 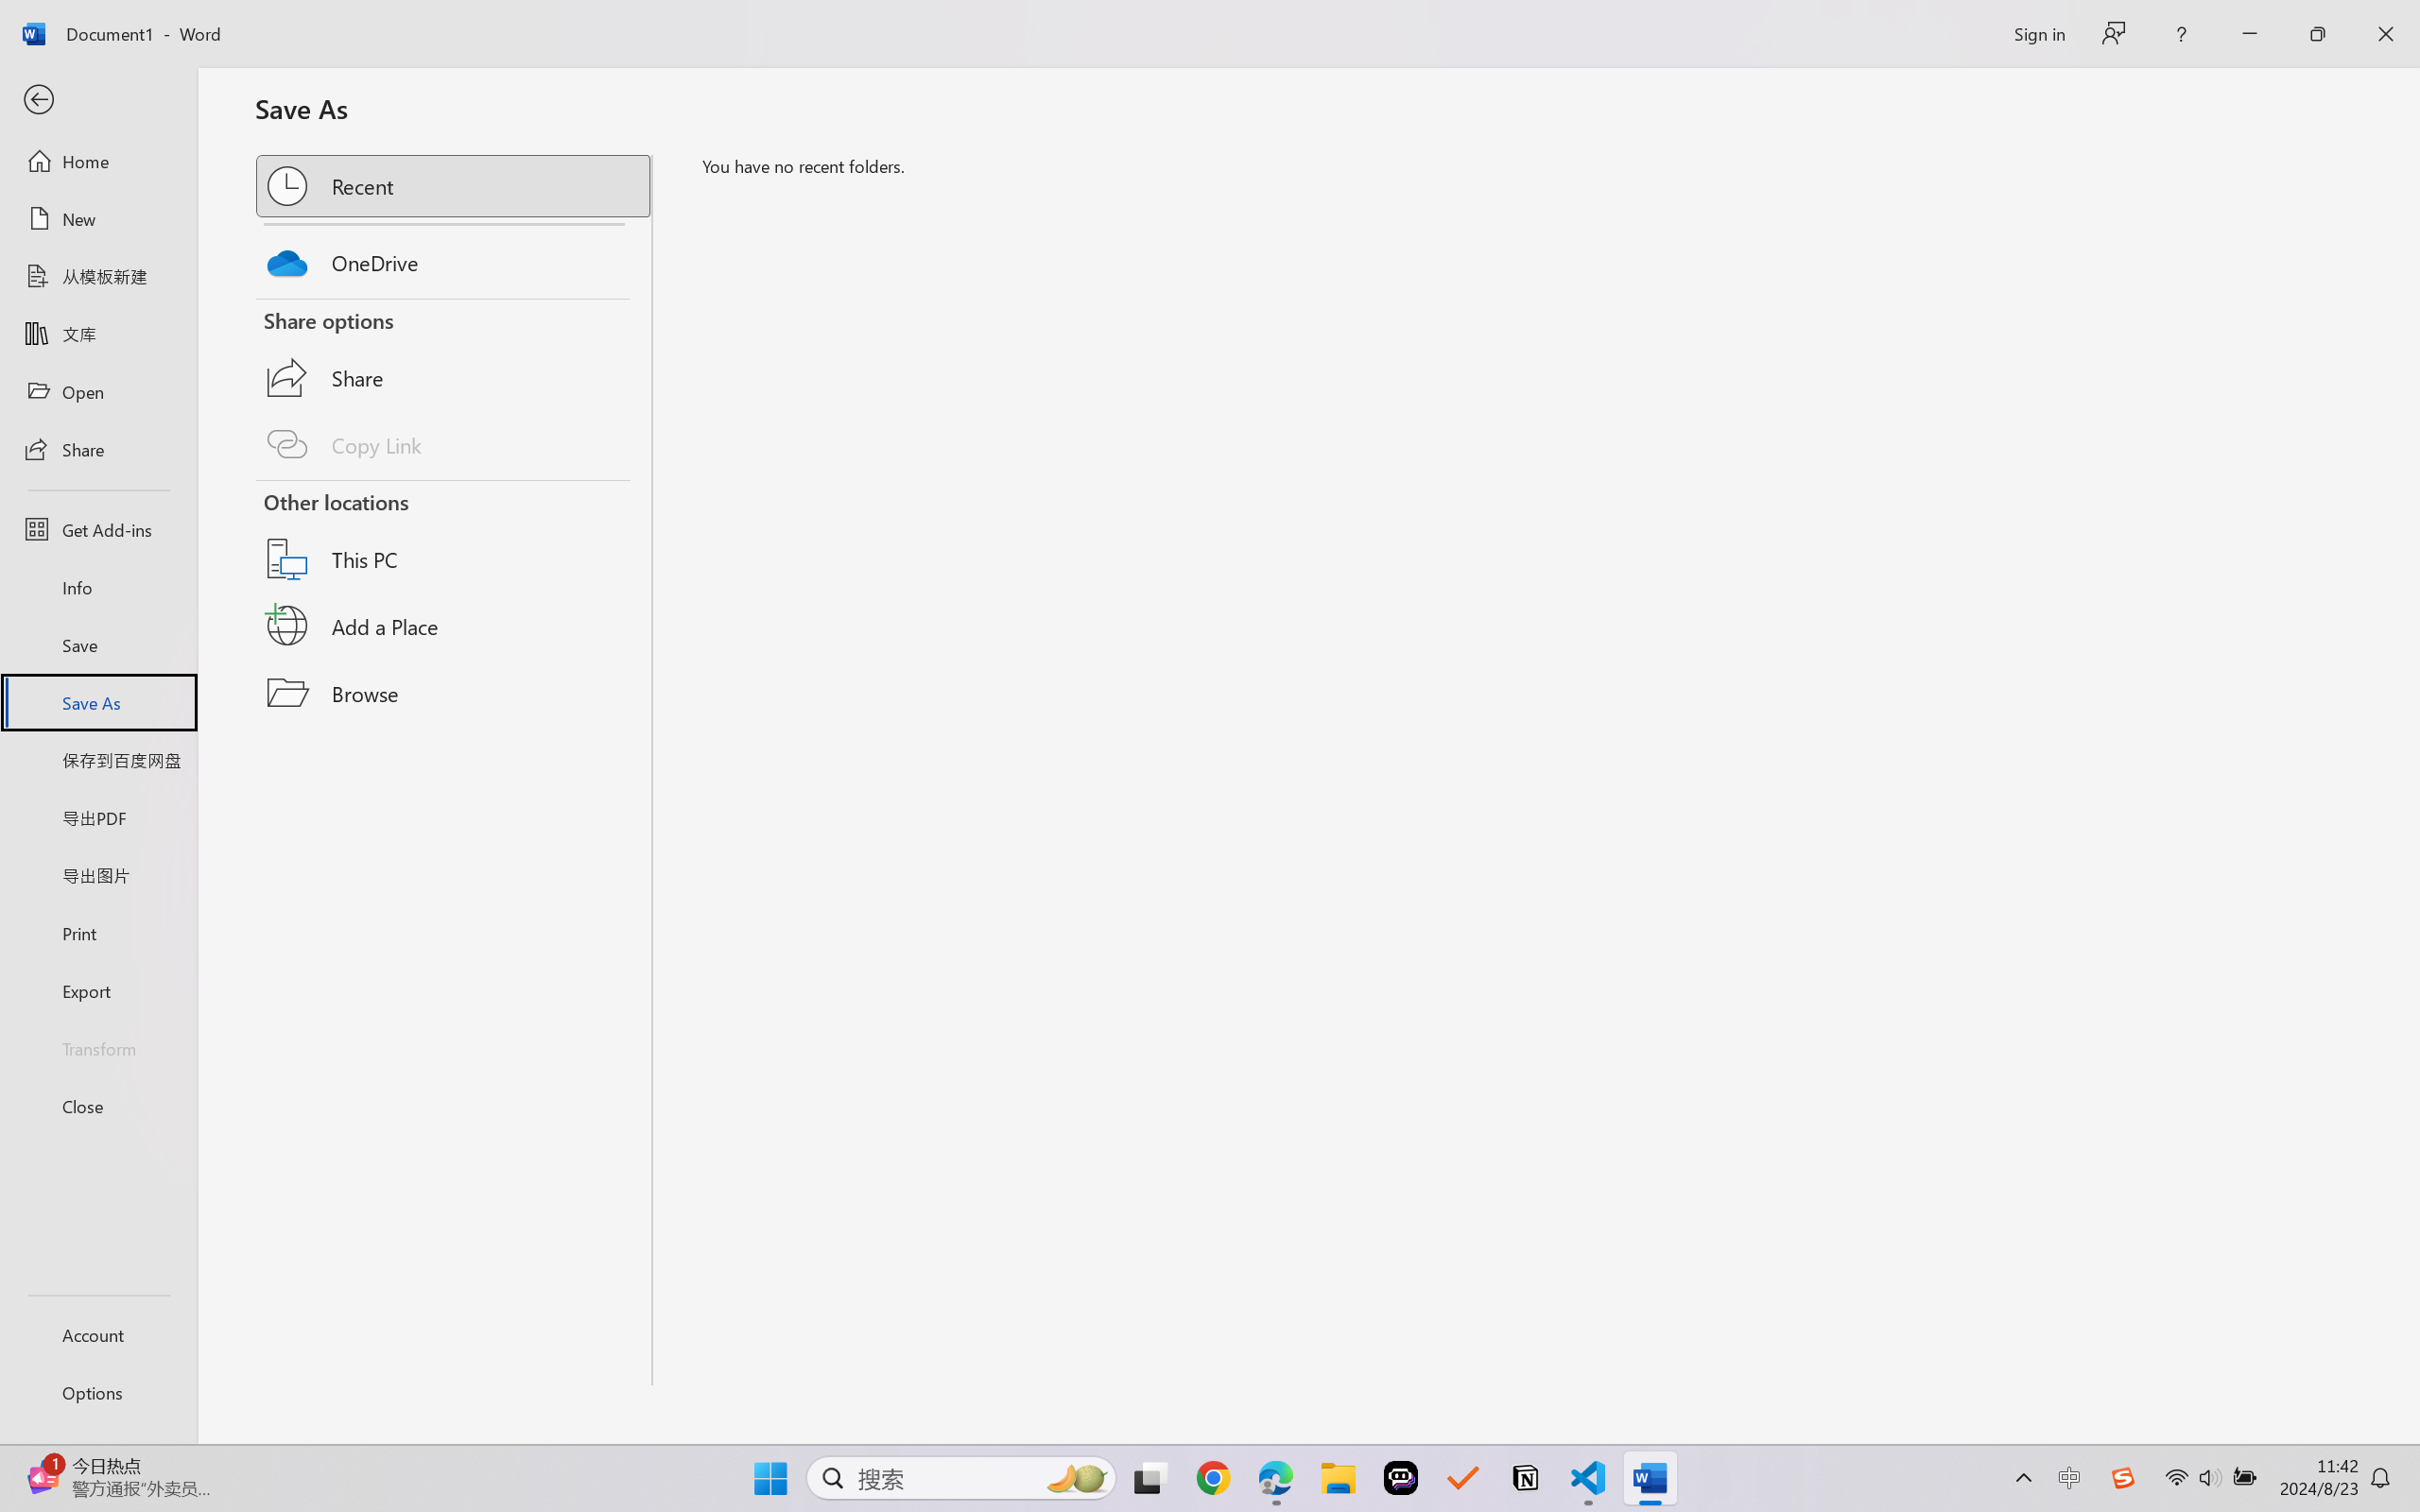 What do you see at coordinates (454, 692) in the screenshot?
I see `'Browse'` at bounding box center [454, 692].